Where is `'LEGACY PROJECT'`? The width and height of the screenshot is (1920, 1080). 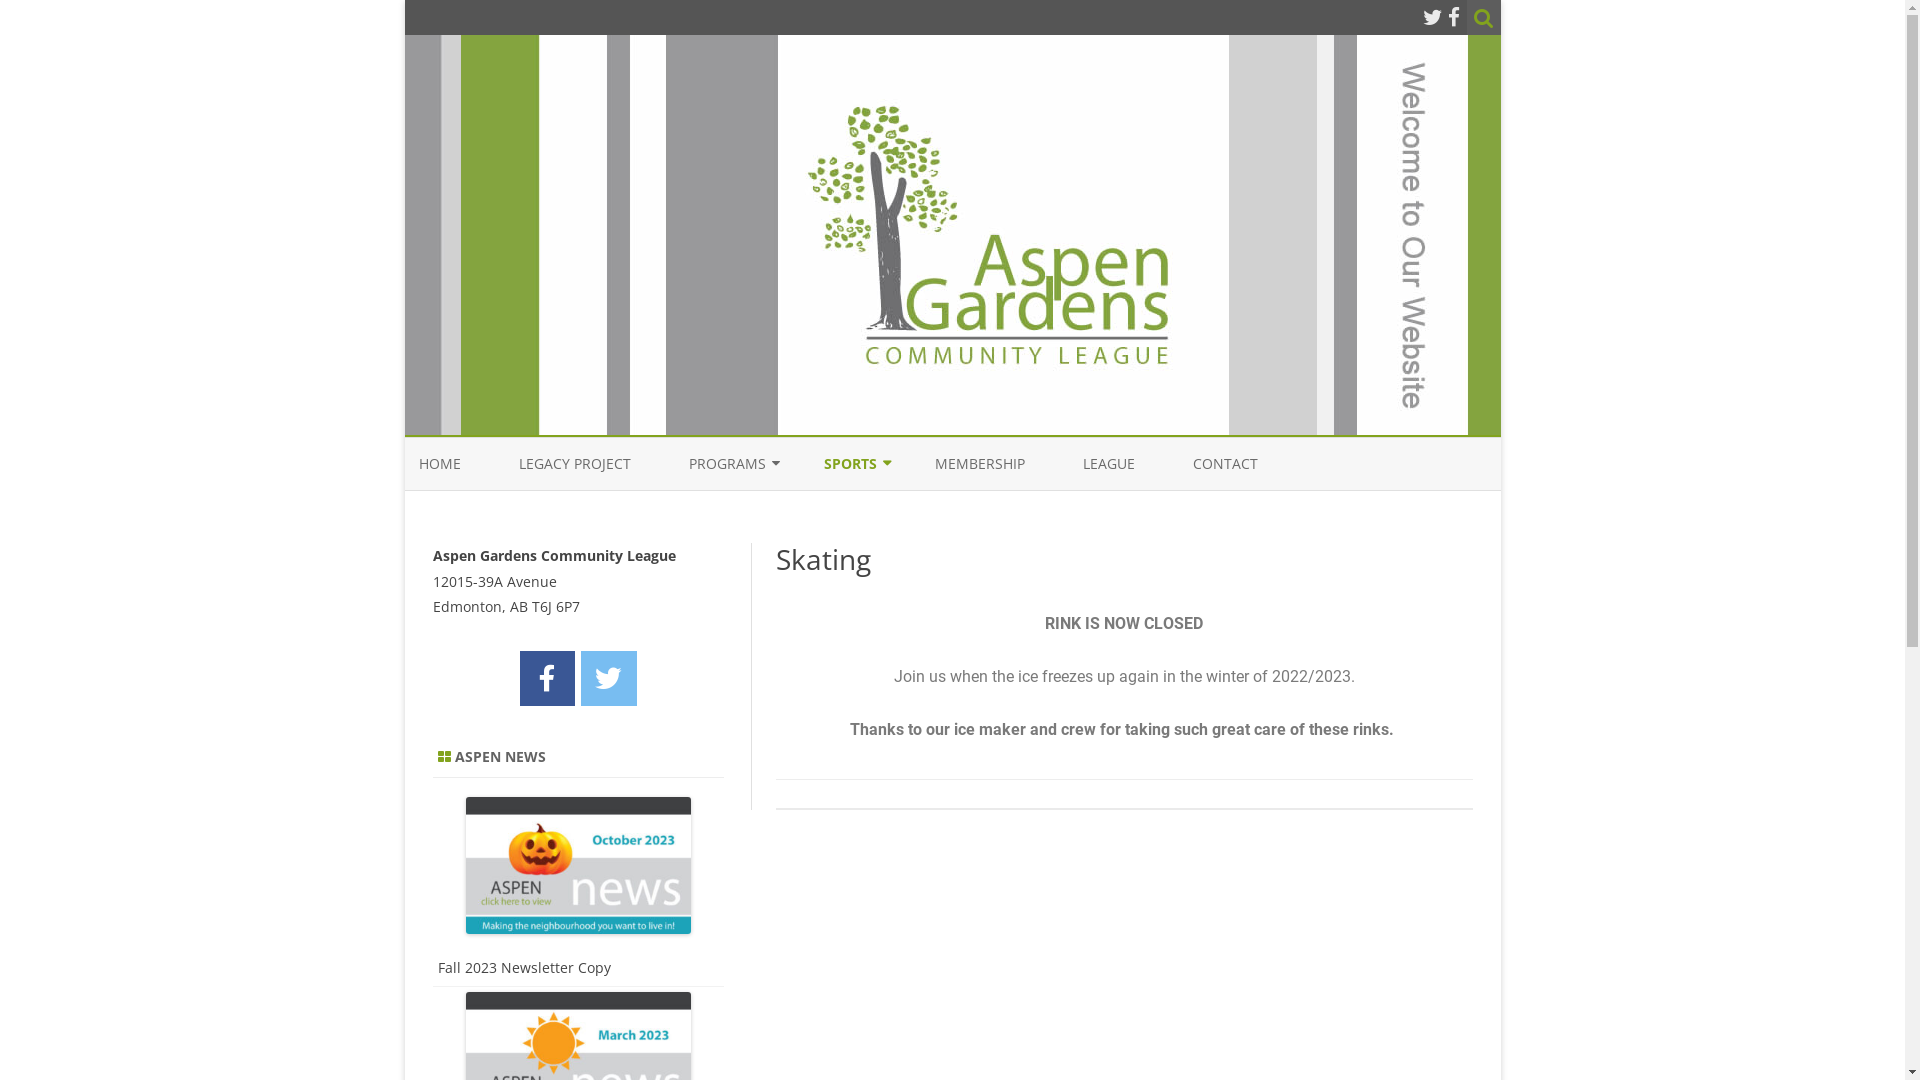 'LEGACY PROJECT' is located at coordinates (573, 463).